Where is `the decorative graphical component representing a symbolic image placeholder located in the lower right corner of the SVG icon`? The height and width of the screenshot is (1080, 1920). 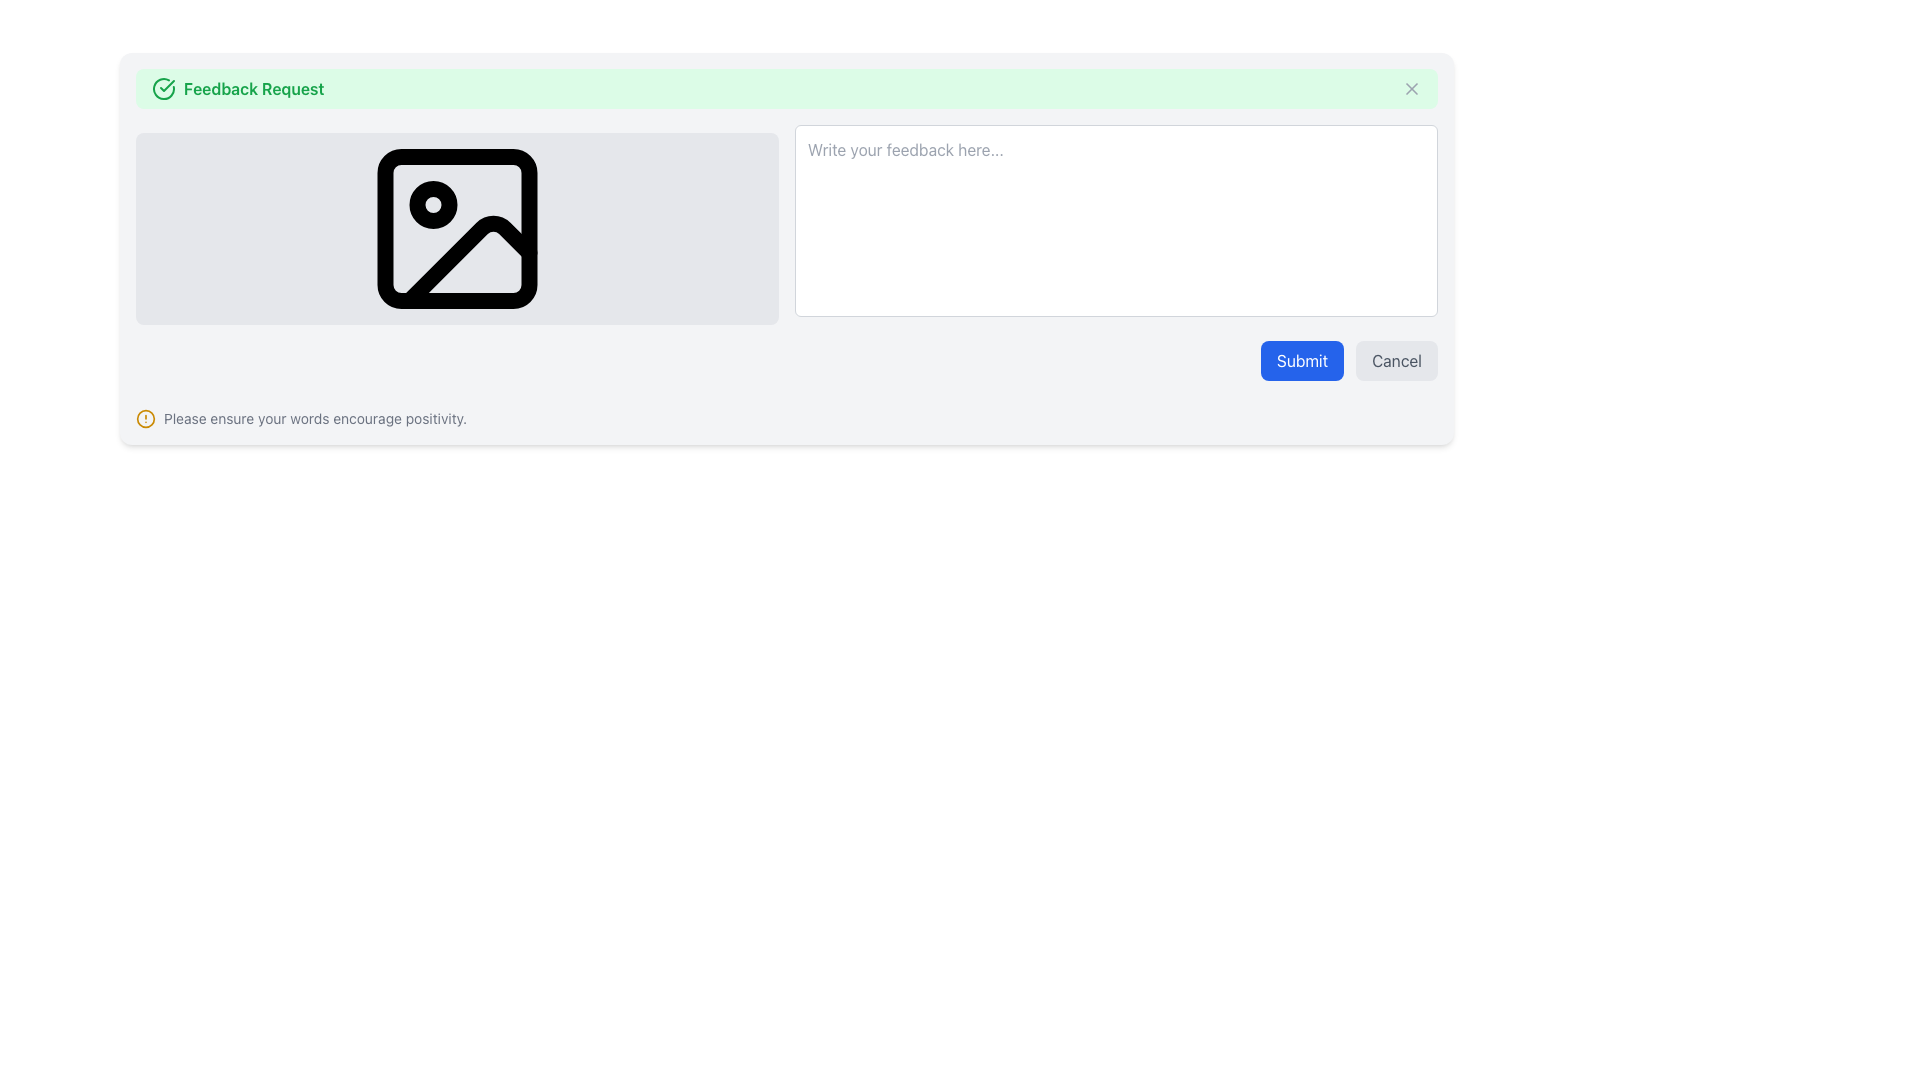 the decorative graphical component representing a symbolic image placeholder located in the lower right corner of the SVG icon is located at coordinates (468, 261).